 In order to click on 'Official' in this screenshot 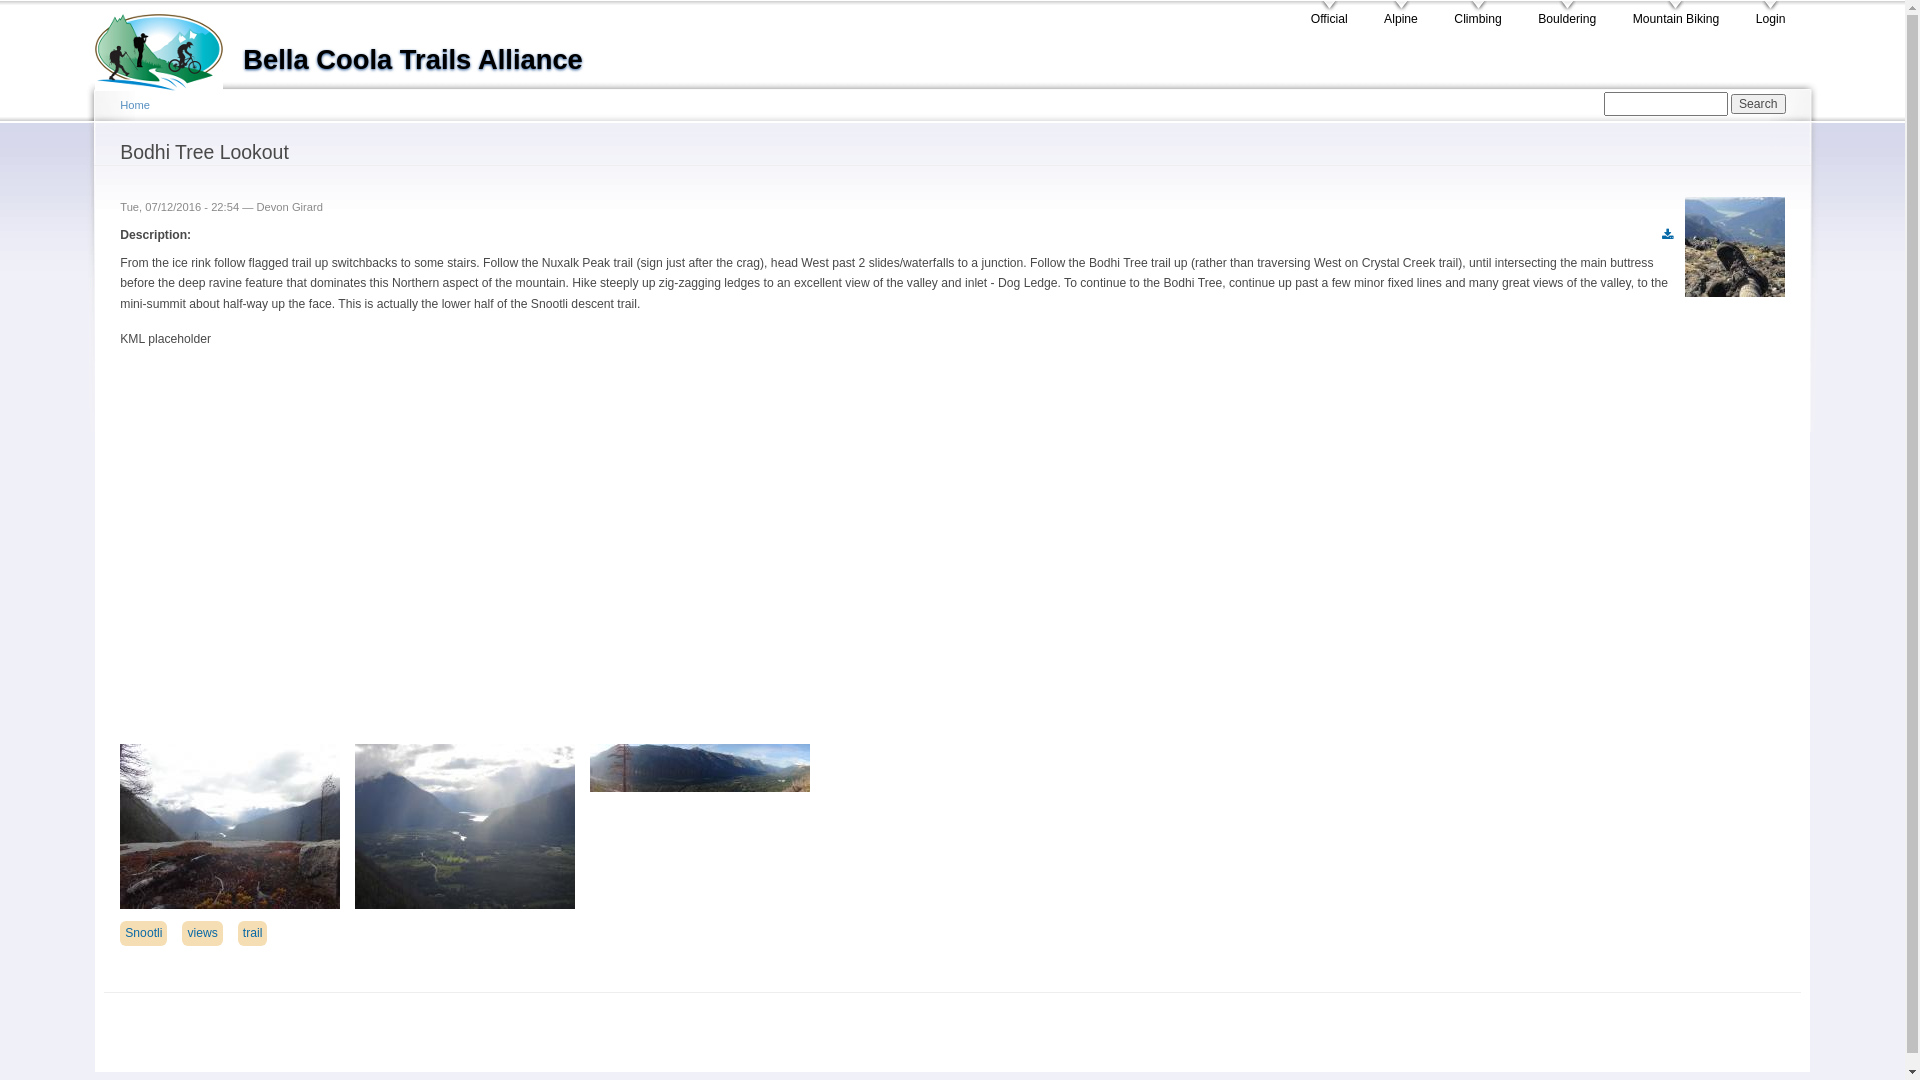, I will do `click(1329, 15)`.